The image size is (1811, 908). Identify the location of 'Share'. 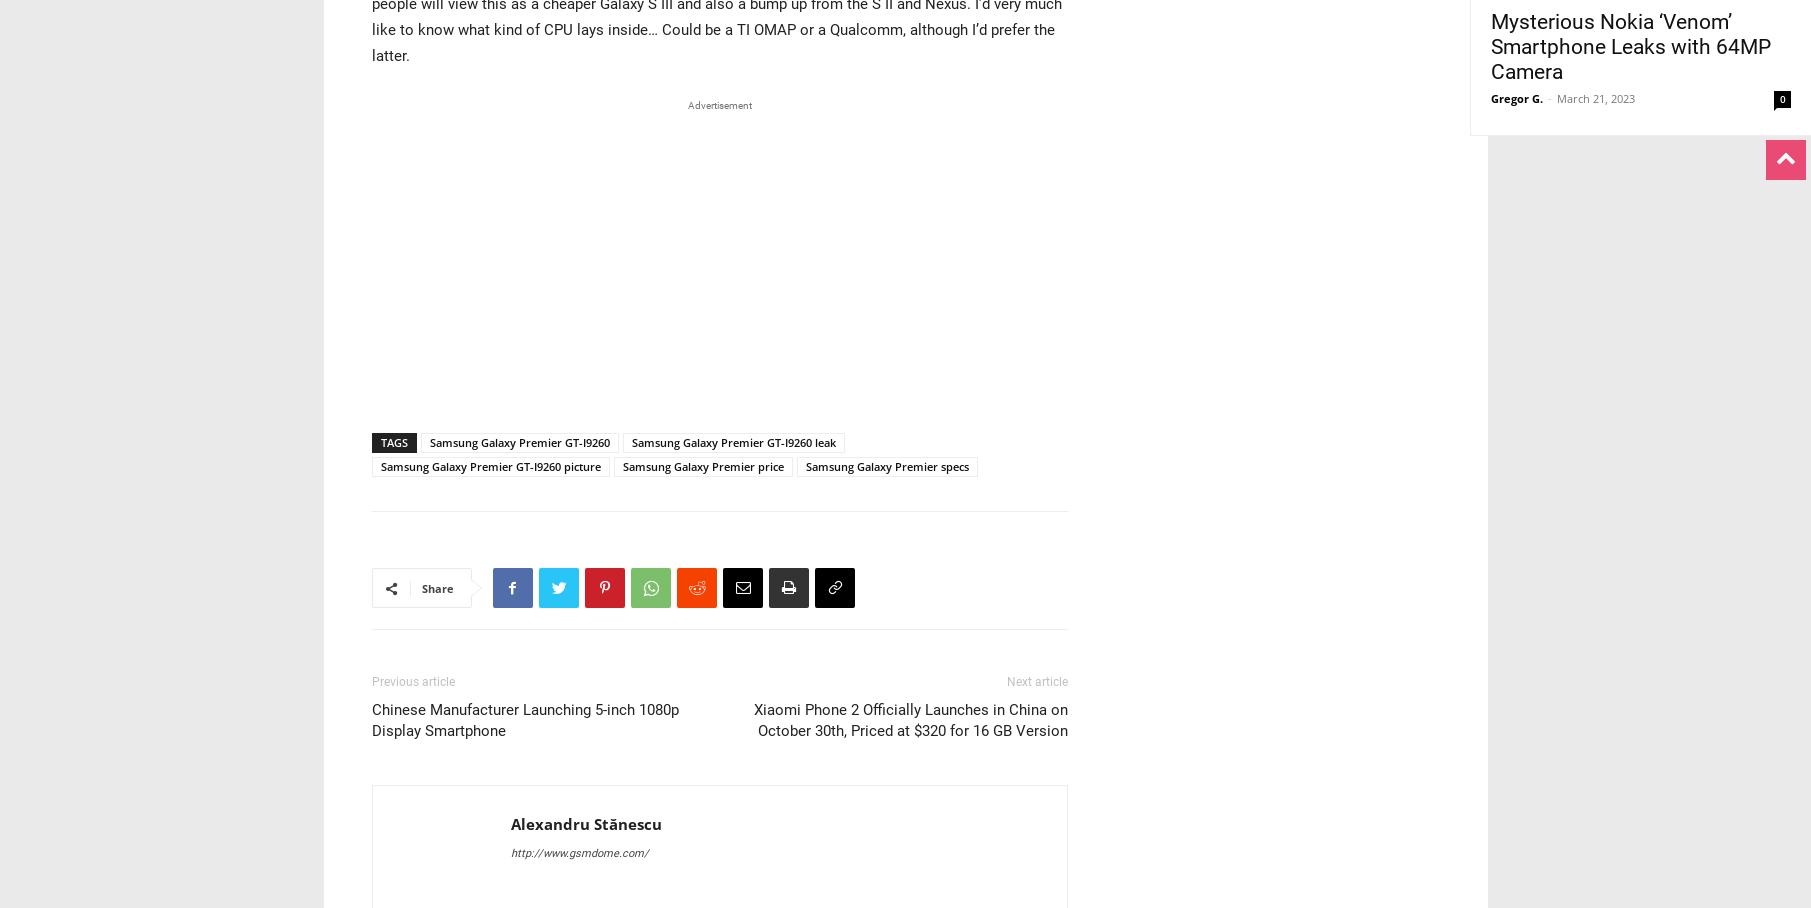
(436, 588).